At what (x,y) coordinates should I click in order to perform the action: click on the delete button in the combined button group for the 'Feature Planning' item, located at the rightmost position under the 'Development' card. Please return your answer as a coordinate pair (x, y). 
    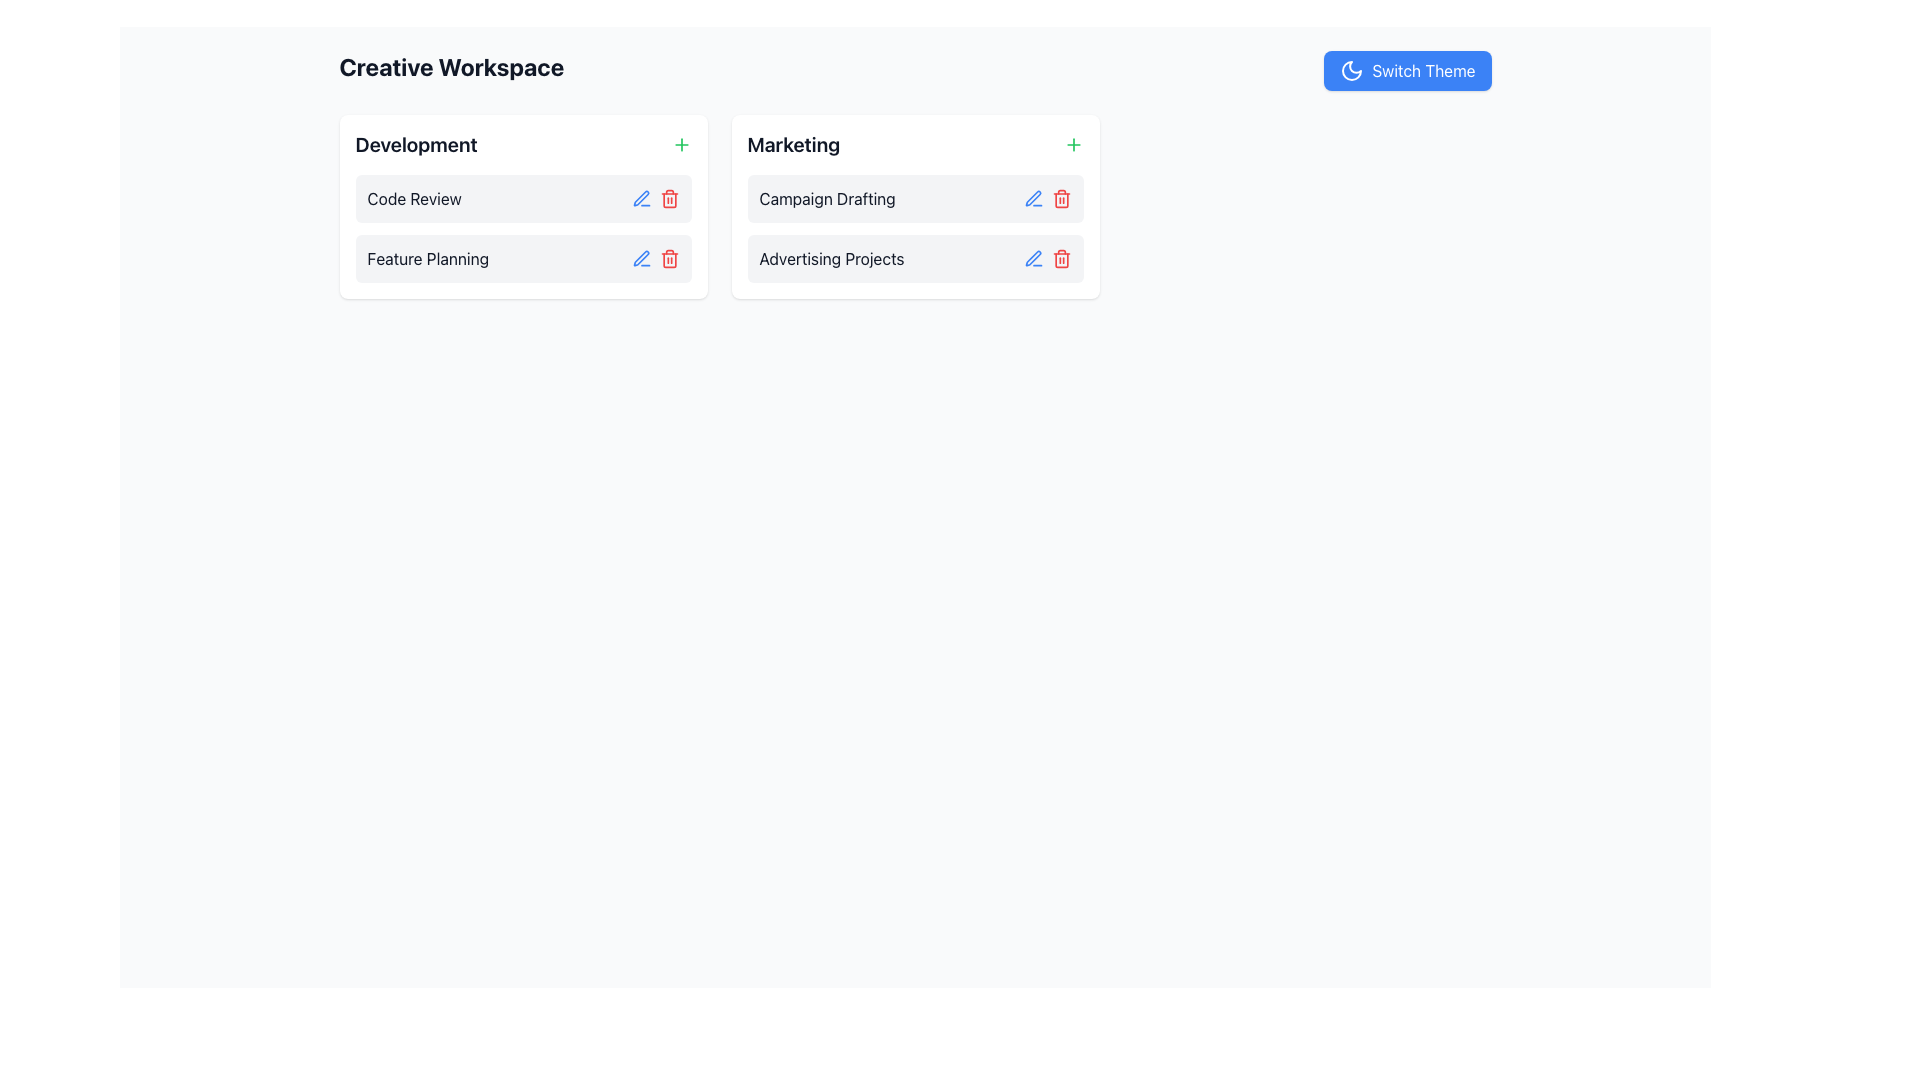
    Looking at the image, I should click on (655, 257).